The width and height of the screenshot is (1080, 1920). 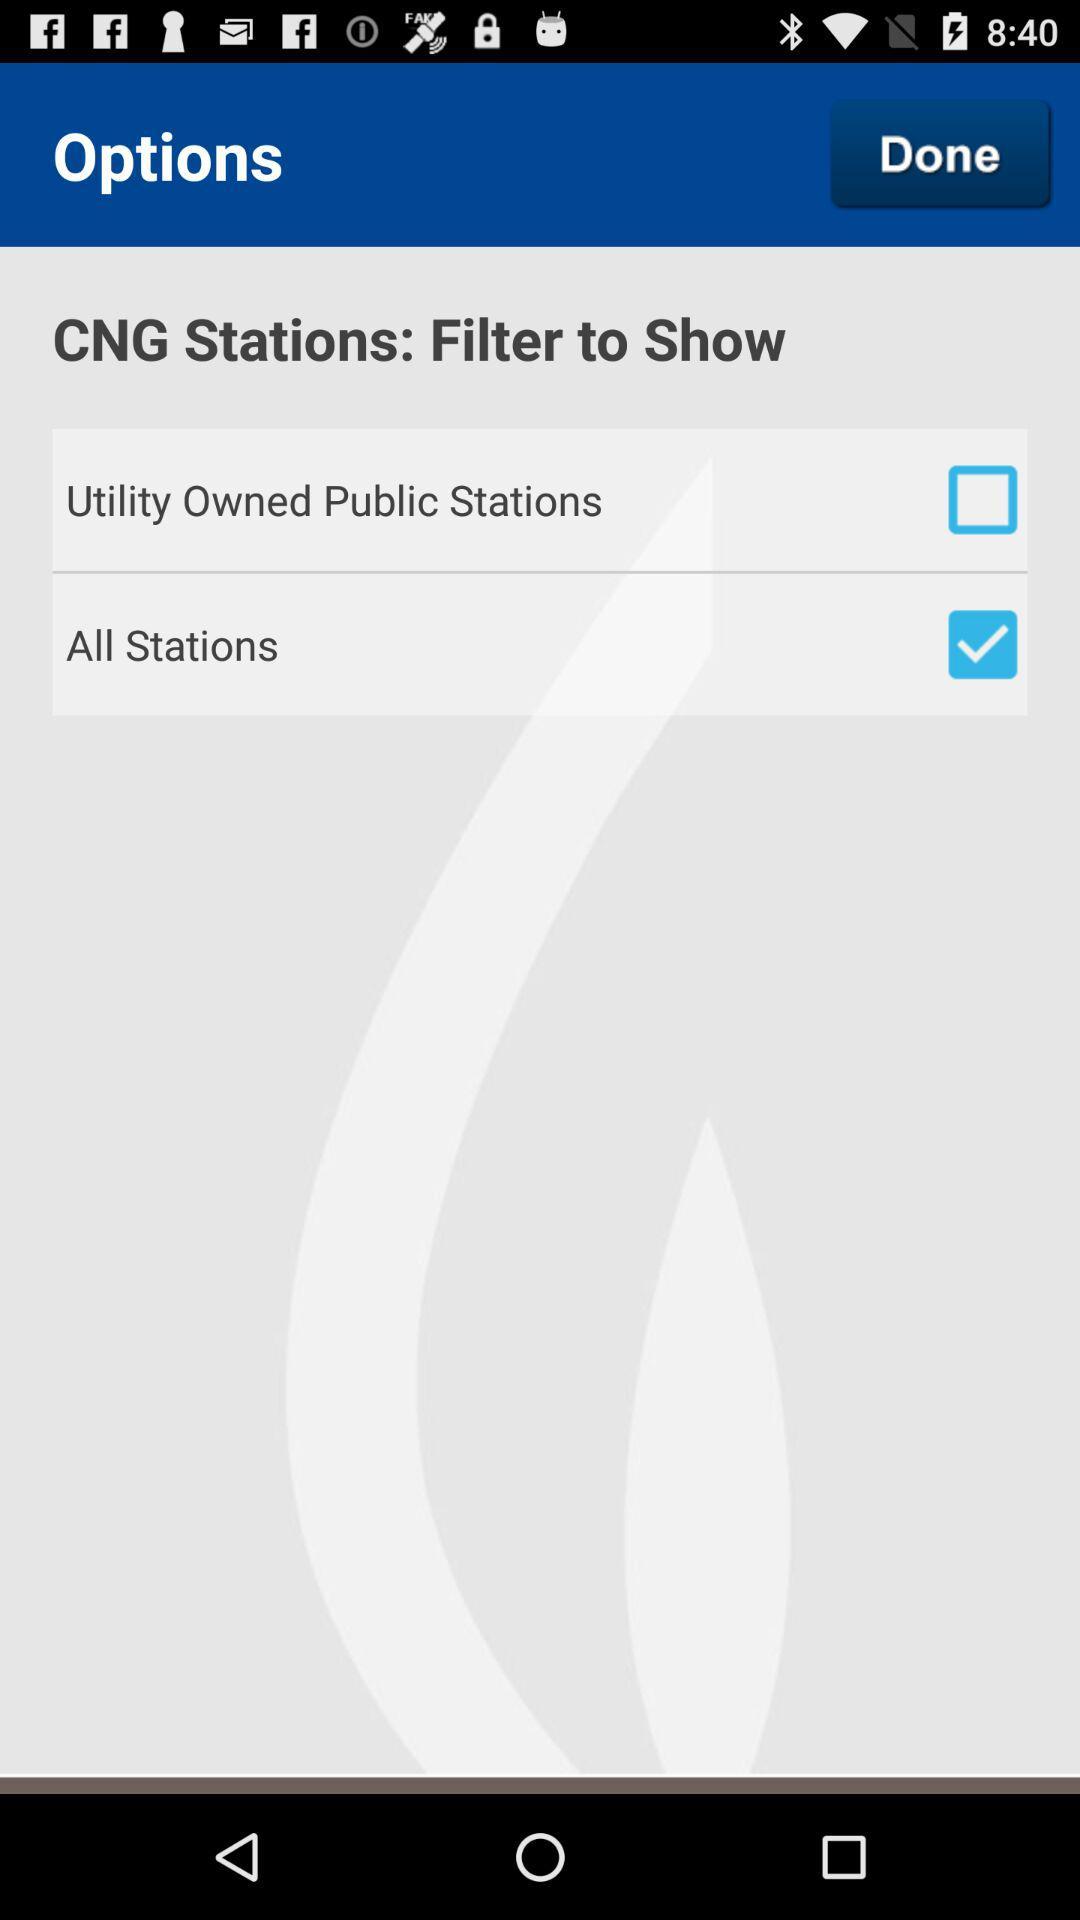 What do you see at coordinates (941, 153) in the screenshot?
I see `the item to the right of the options` at bounding box center [941, 153].